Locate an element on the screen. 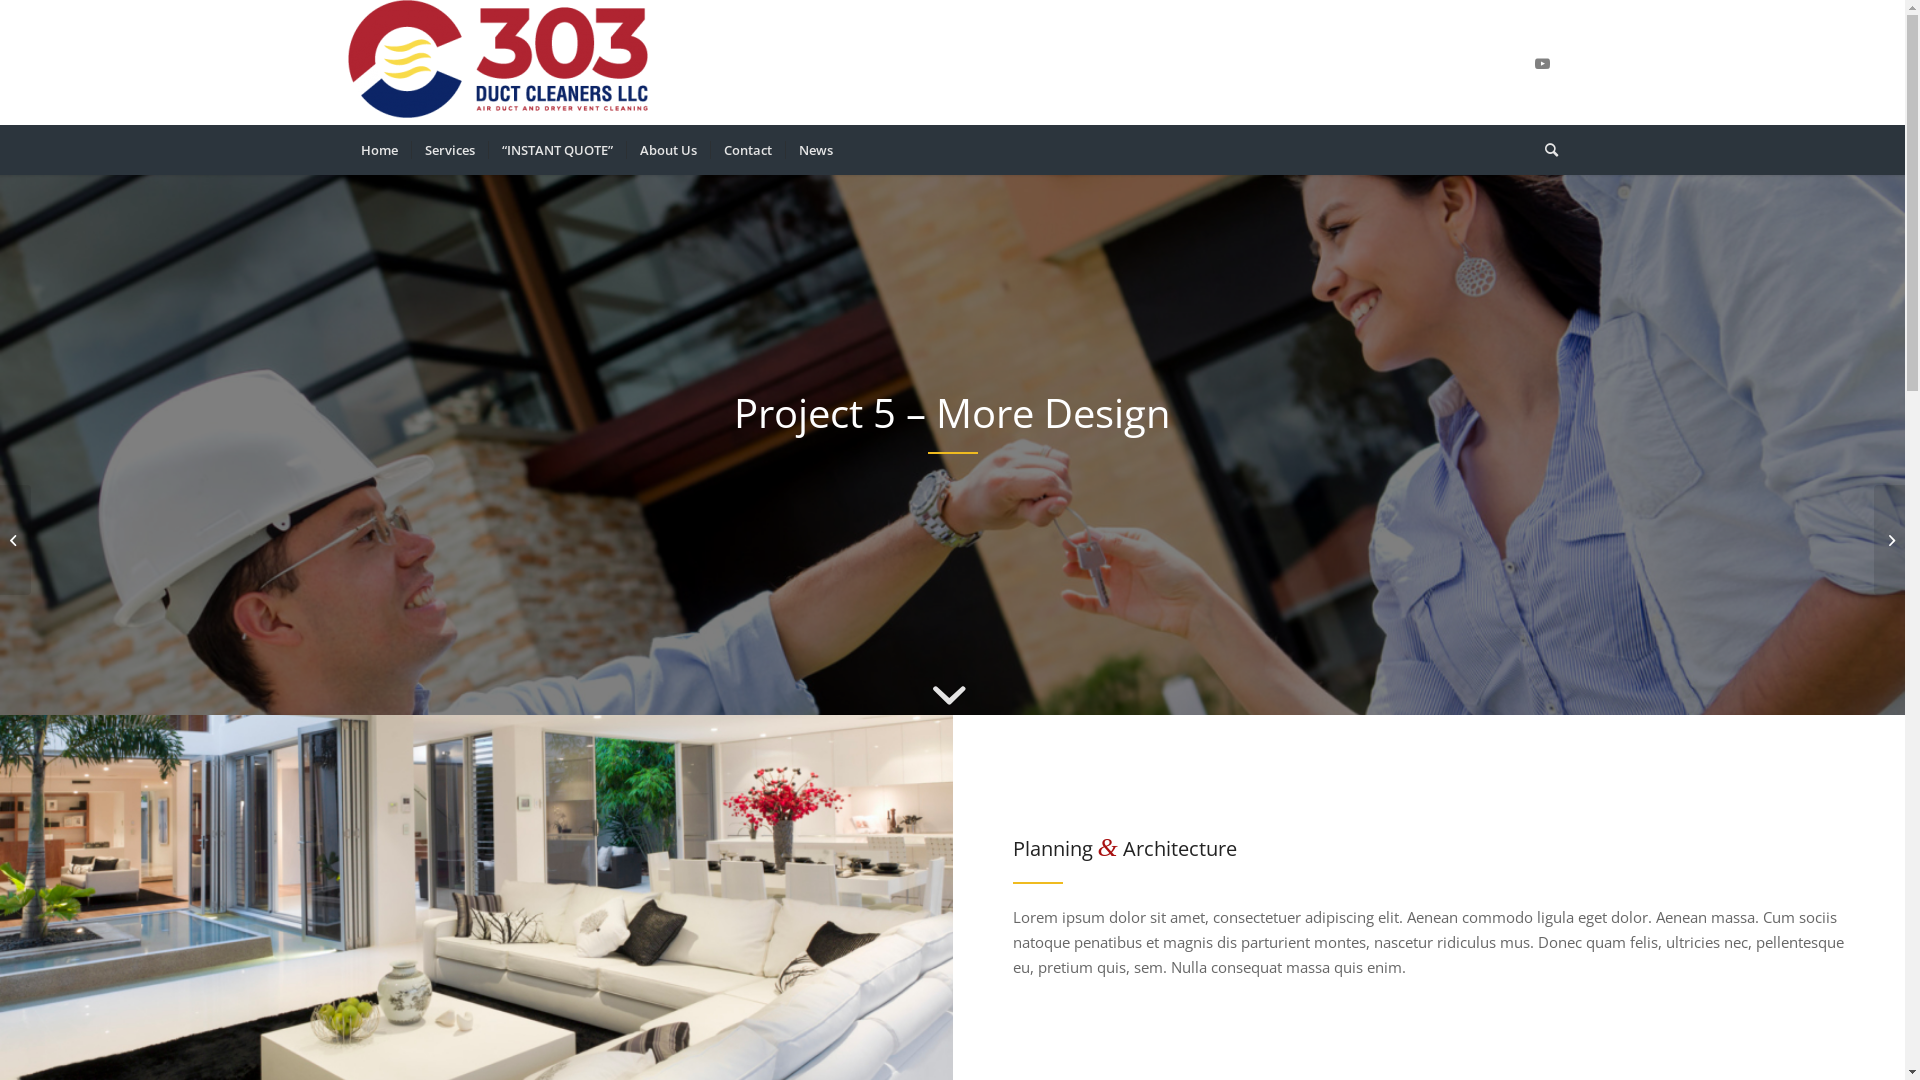 Image resolution: width=1920 pixels, height=1080 pixels. 'About Us' is located at coordinates (667, 149).